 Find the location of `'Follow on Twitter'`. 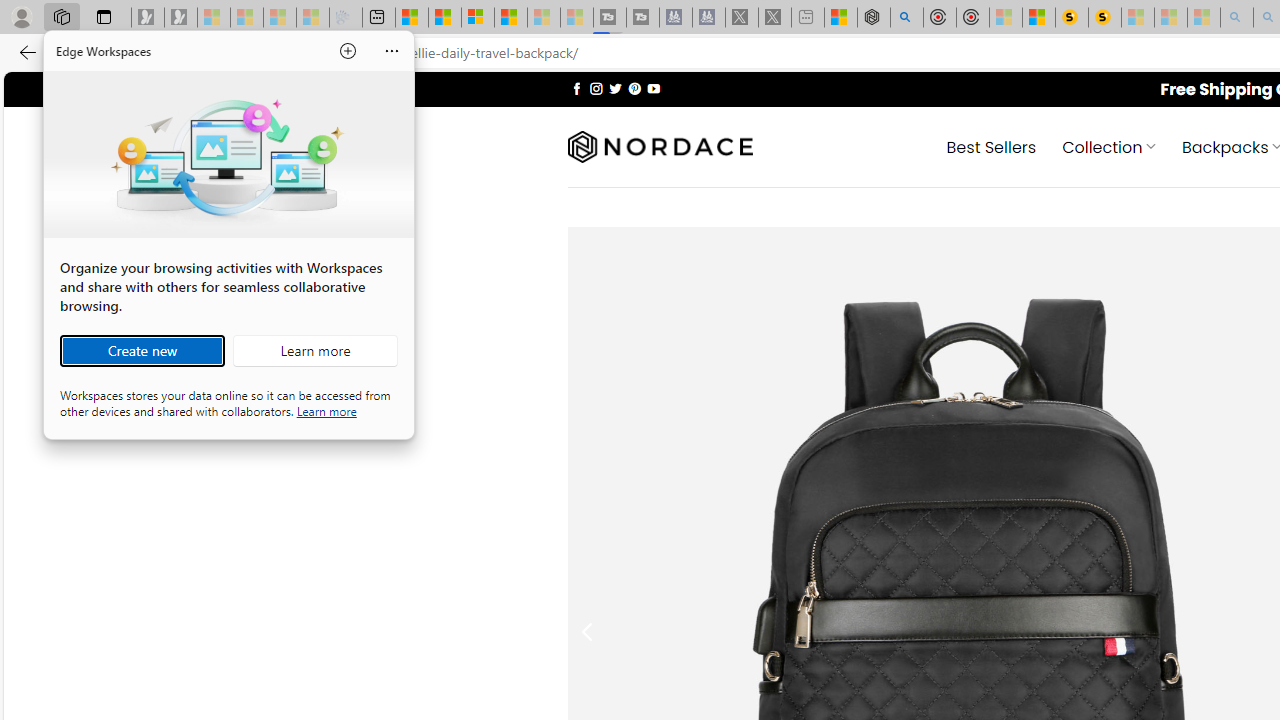

'Follow on Twitter' is located at coordinates (614, 87).